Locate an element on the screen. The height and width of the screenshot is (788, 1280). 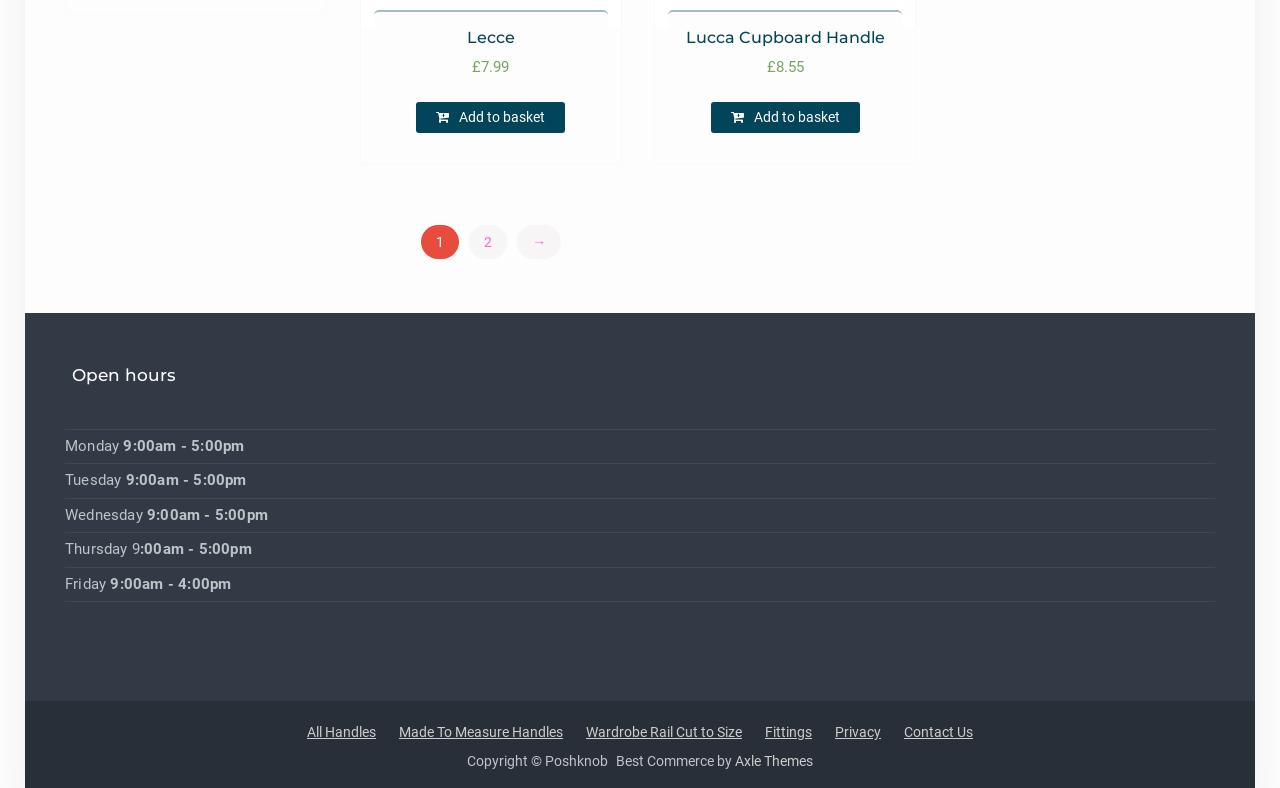
'Made To Measure Handles' is located at coordinates (398, 731).